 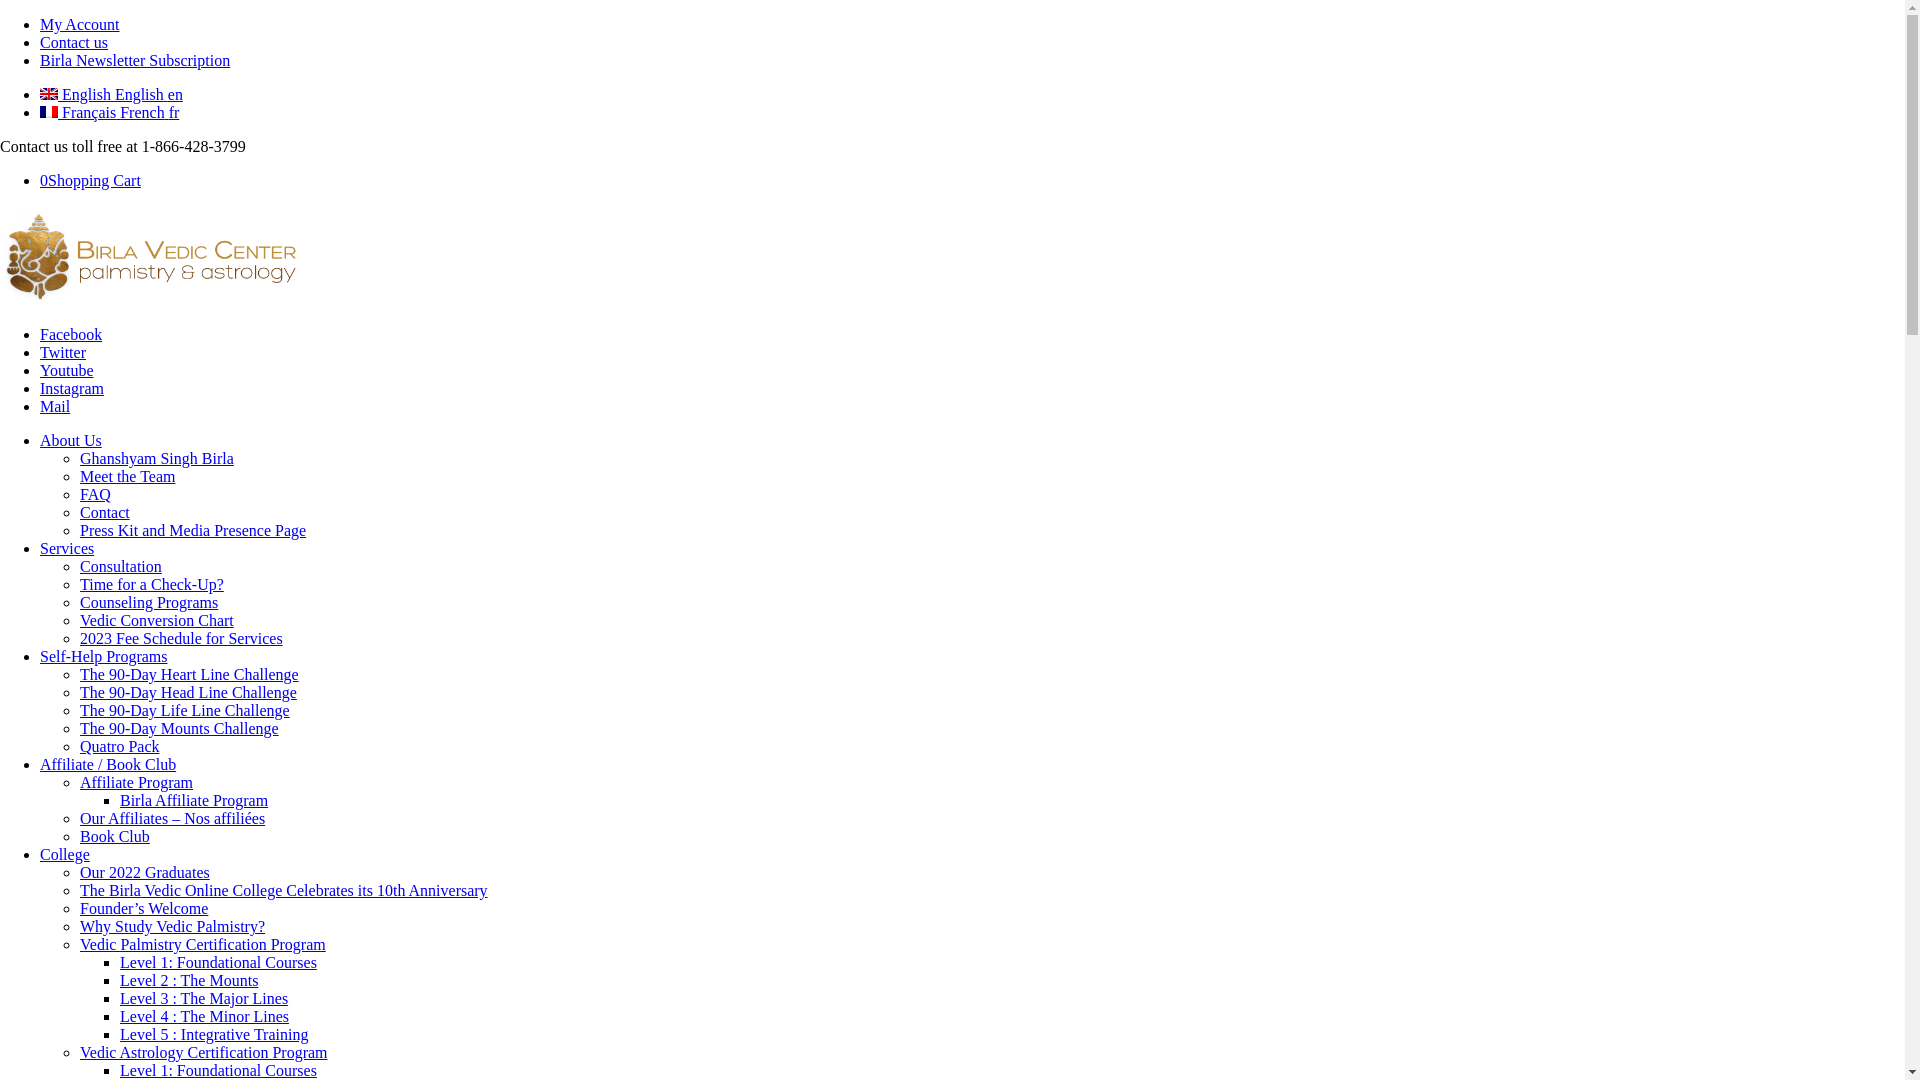 What do you see at coordinates (65, 854) in the screenshot?
I see `'College'` at bounding box center [65, 854].